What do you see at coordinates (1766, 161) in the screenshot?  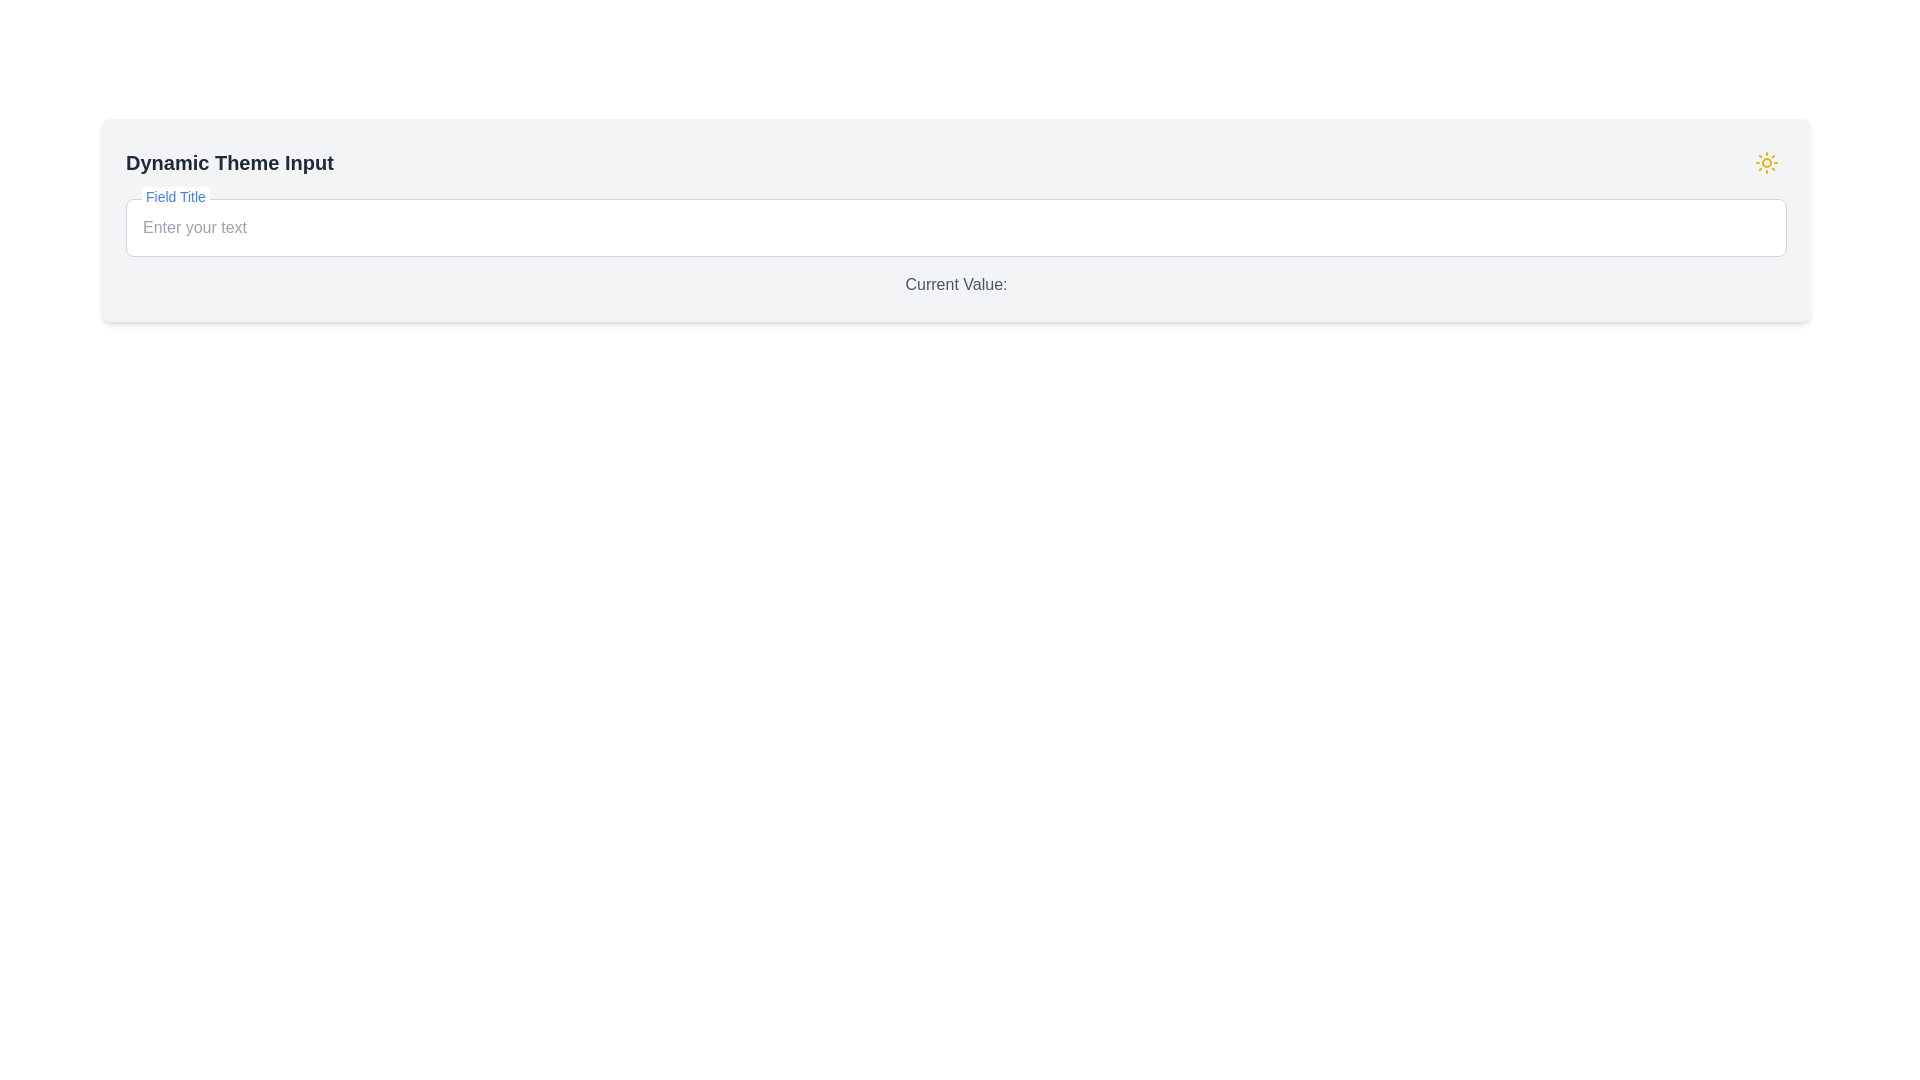 I see `the sun icon, which is yellow and located at the right end of the input field` at bounding box center [1766, 161].